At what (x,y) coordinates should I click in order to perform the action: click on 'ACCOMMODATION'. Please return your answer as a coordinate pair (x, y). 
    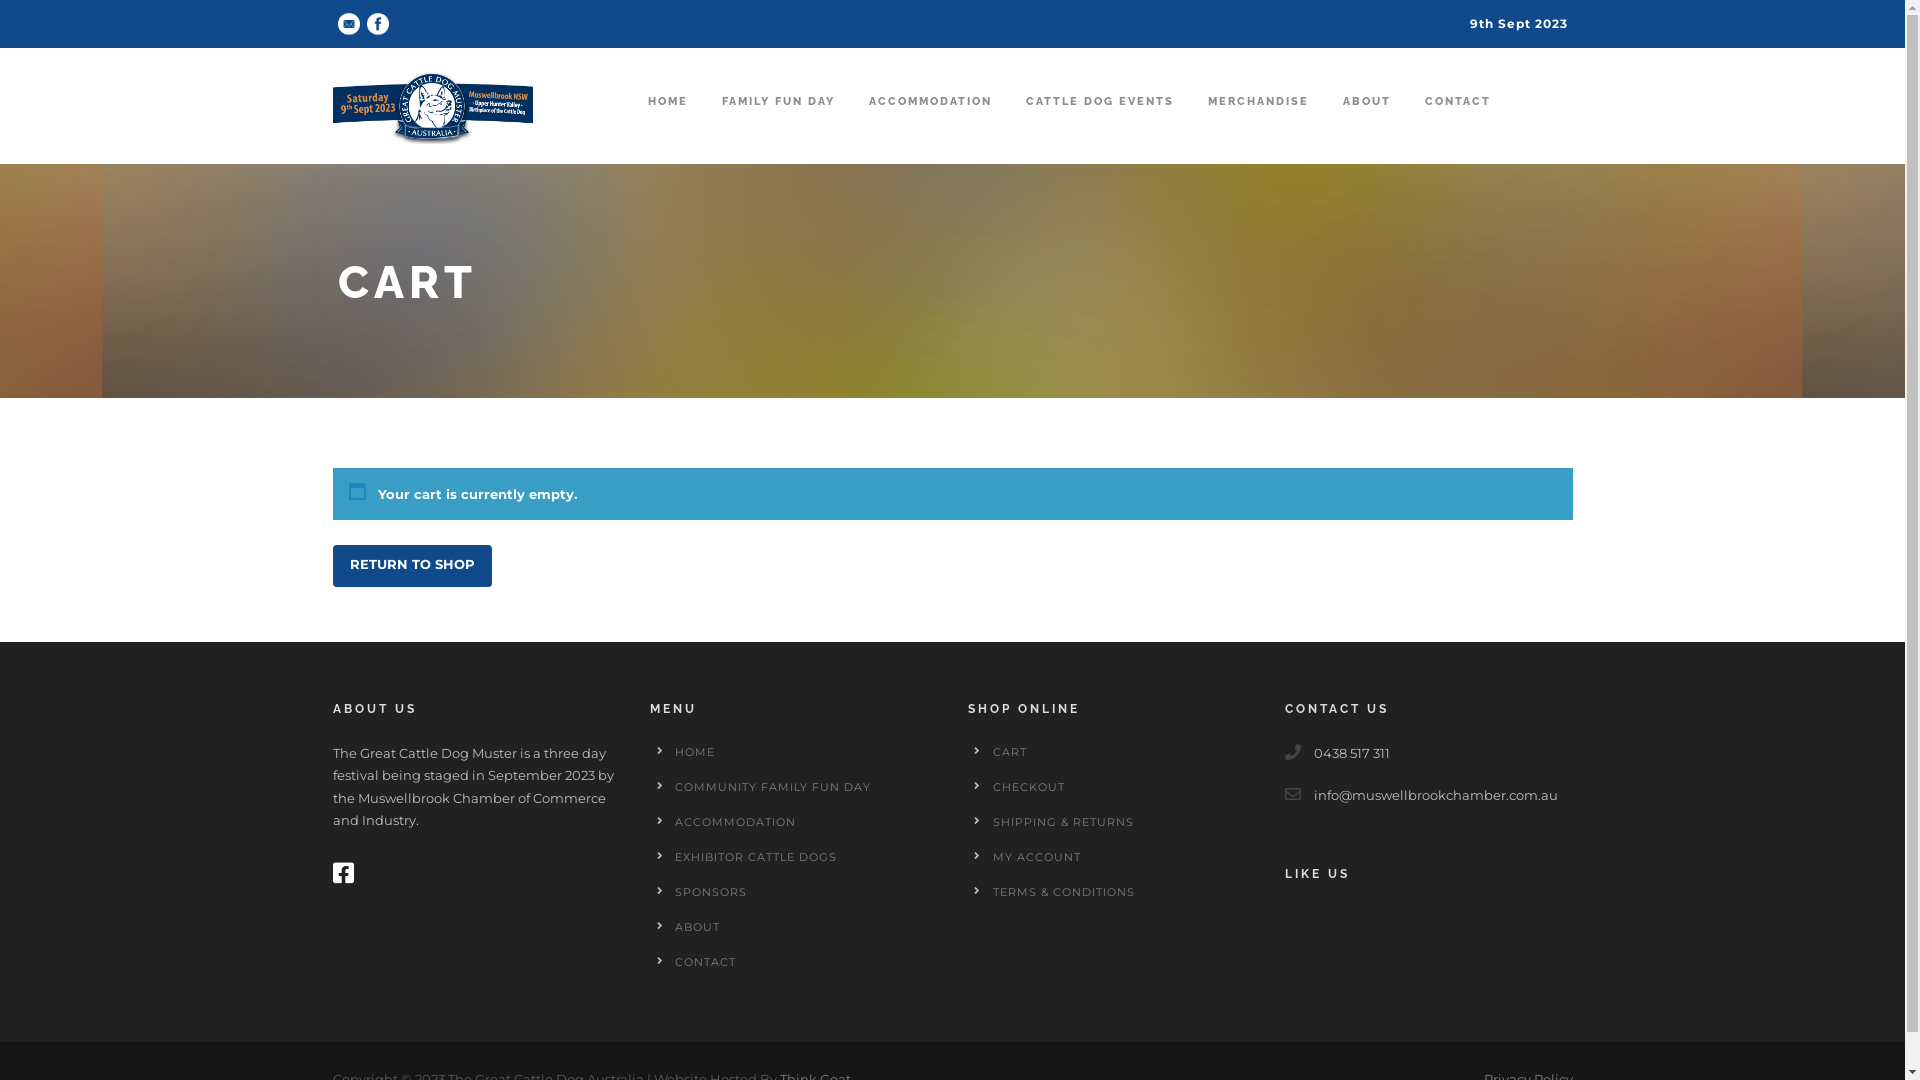
    Looking at the image, I should click on (928, 121).